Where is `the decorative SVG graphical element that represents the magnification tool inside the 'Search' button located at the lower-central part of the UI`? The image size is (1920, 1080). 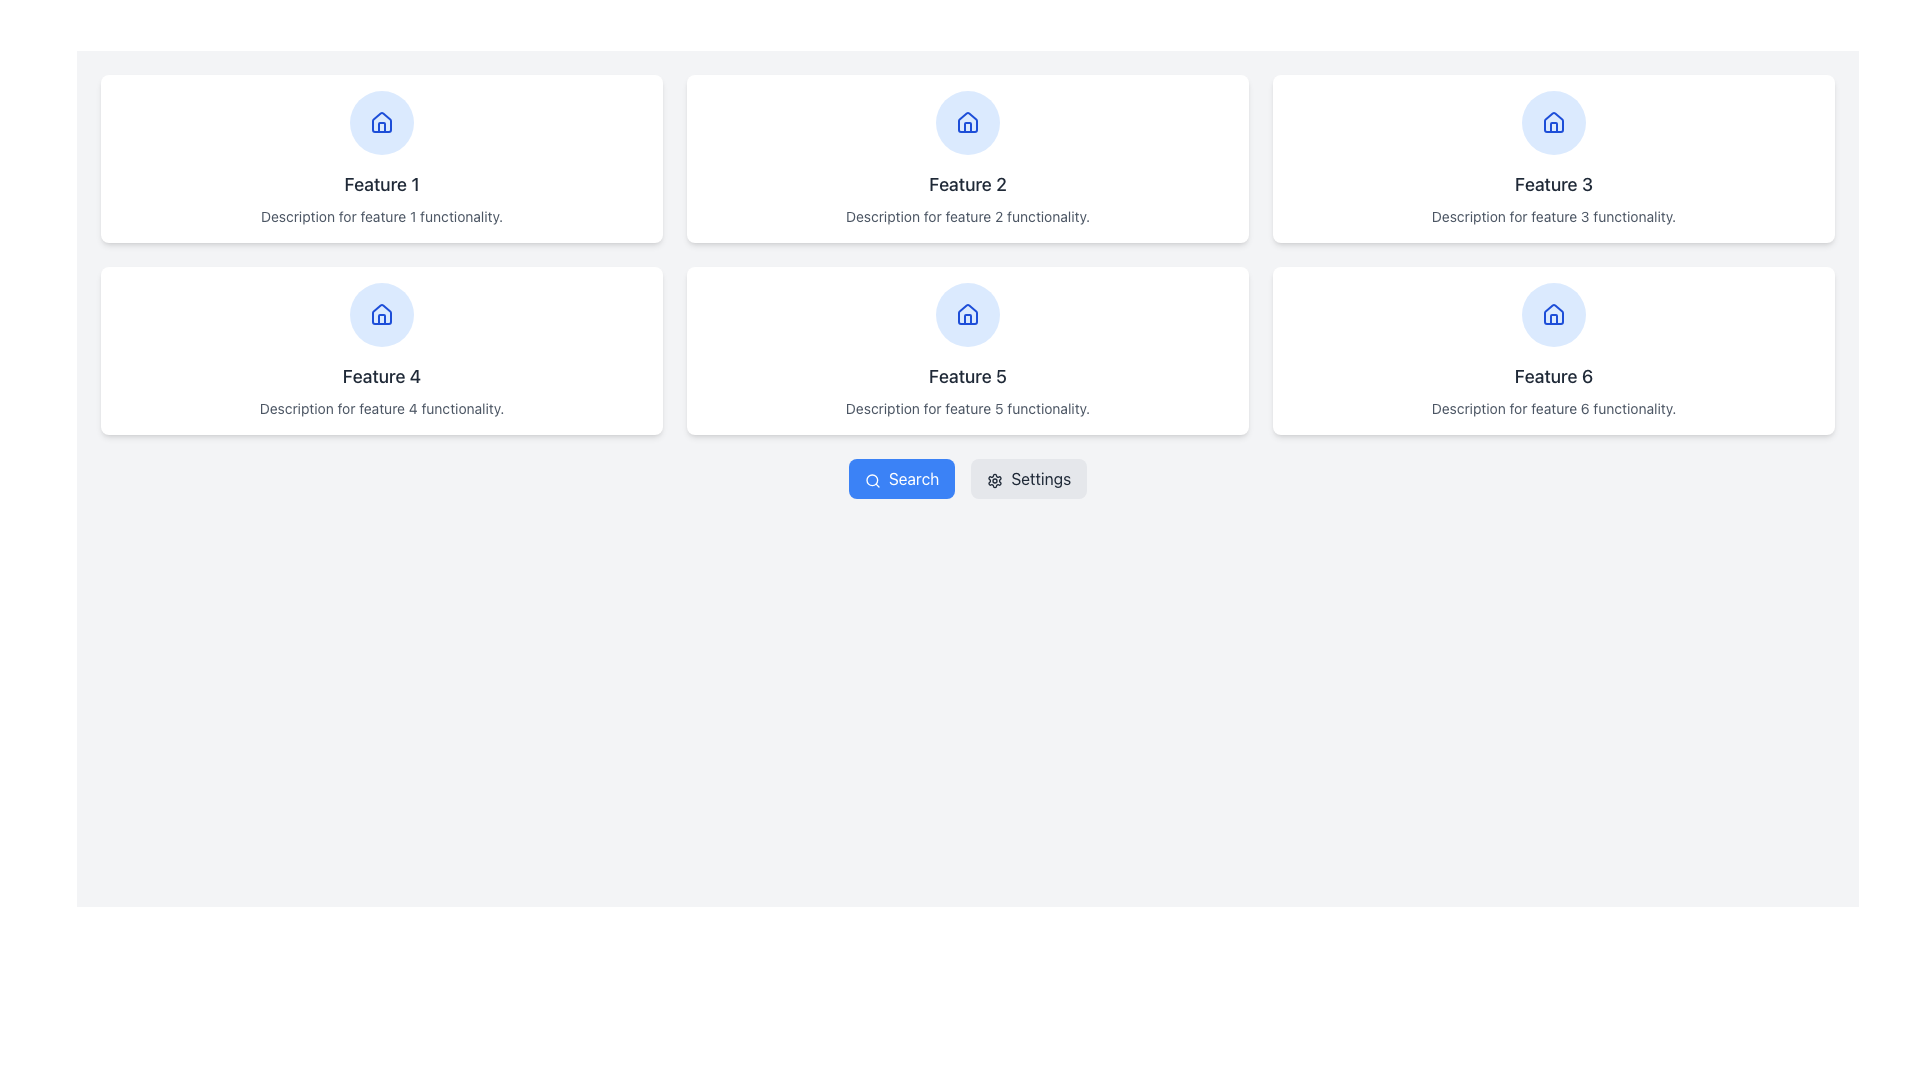 the decorative SVG graphical element that represents the magnification tool inside the 'Search' button located at the lower-central part of the UI is located at coordinates (872, 480).